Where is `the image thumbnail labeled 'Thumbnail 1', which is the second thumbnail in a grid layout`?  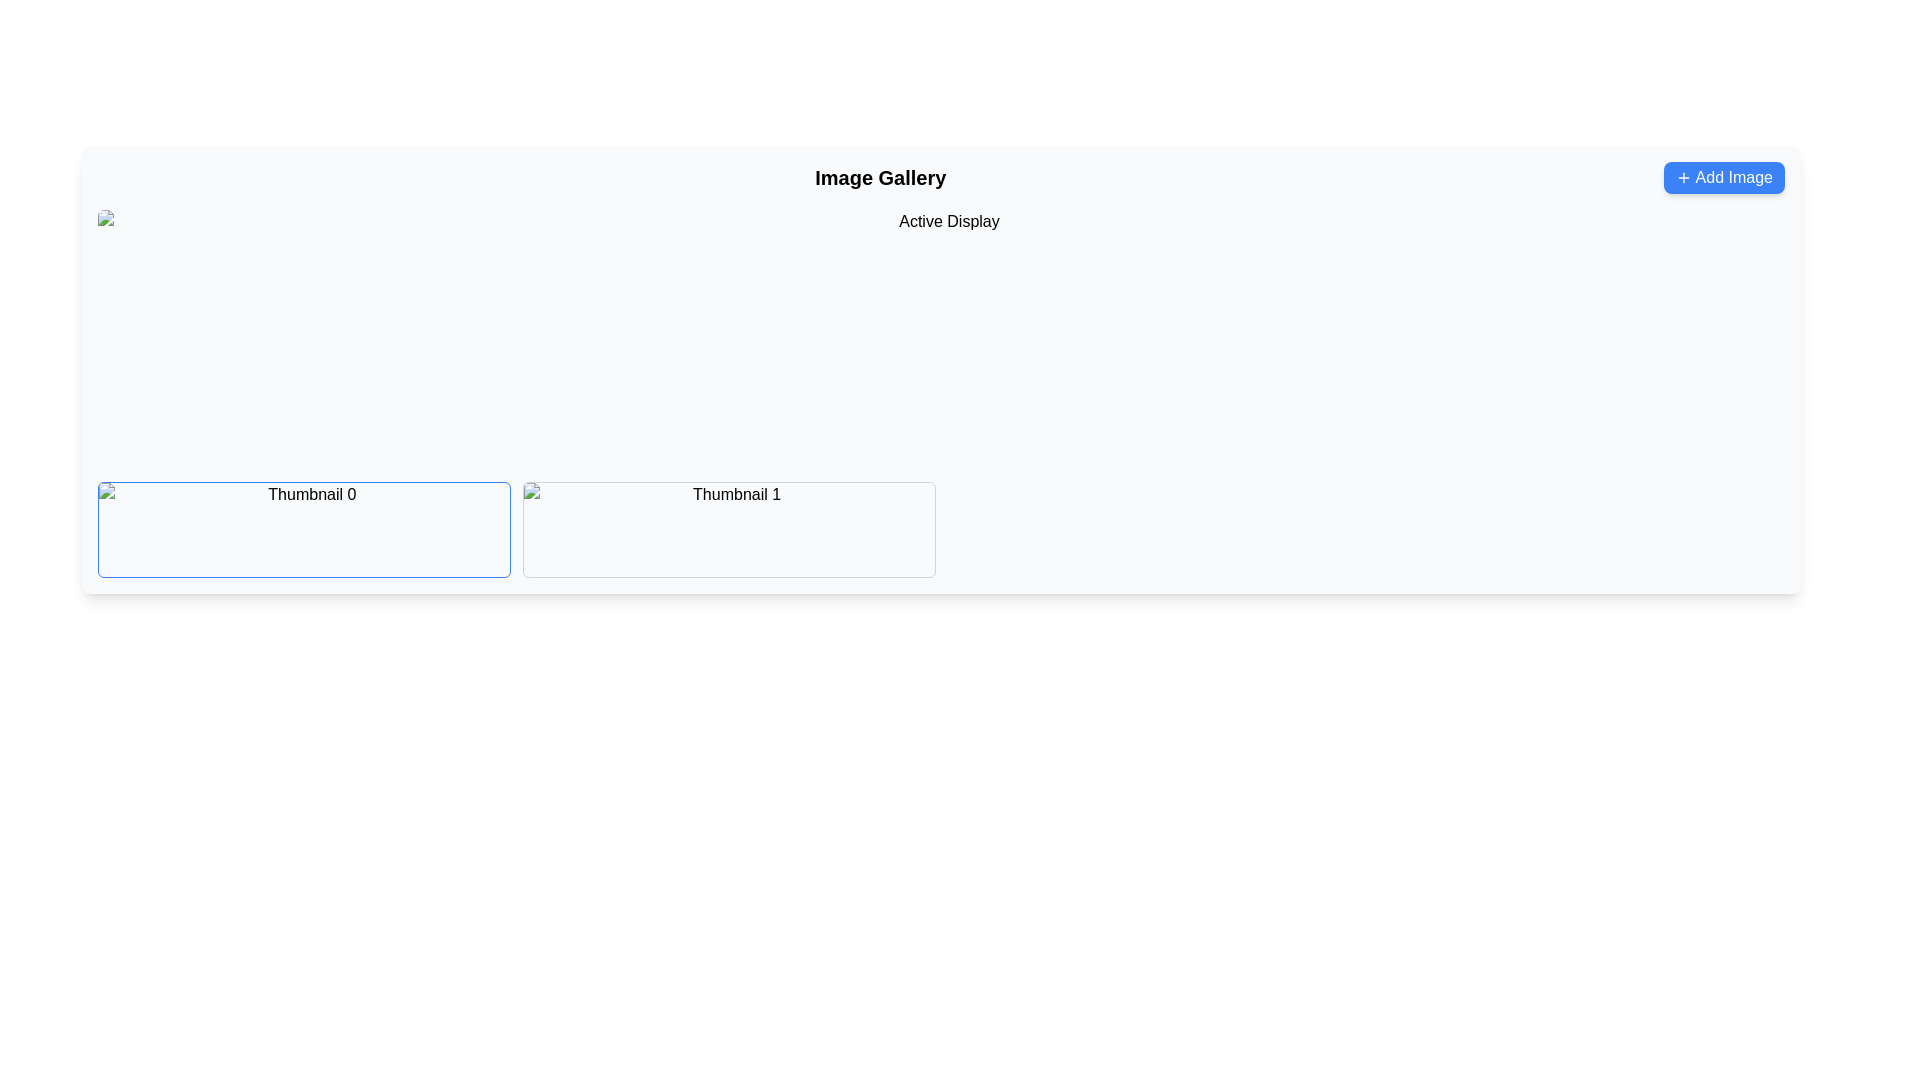
the image thumbnail labeled 'Thumbnail 1', which is the second thumbnail in a grid layout is located at coordinates (728, 528).